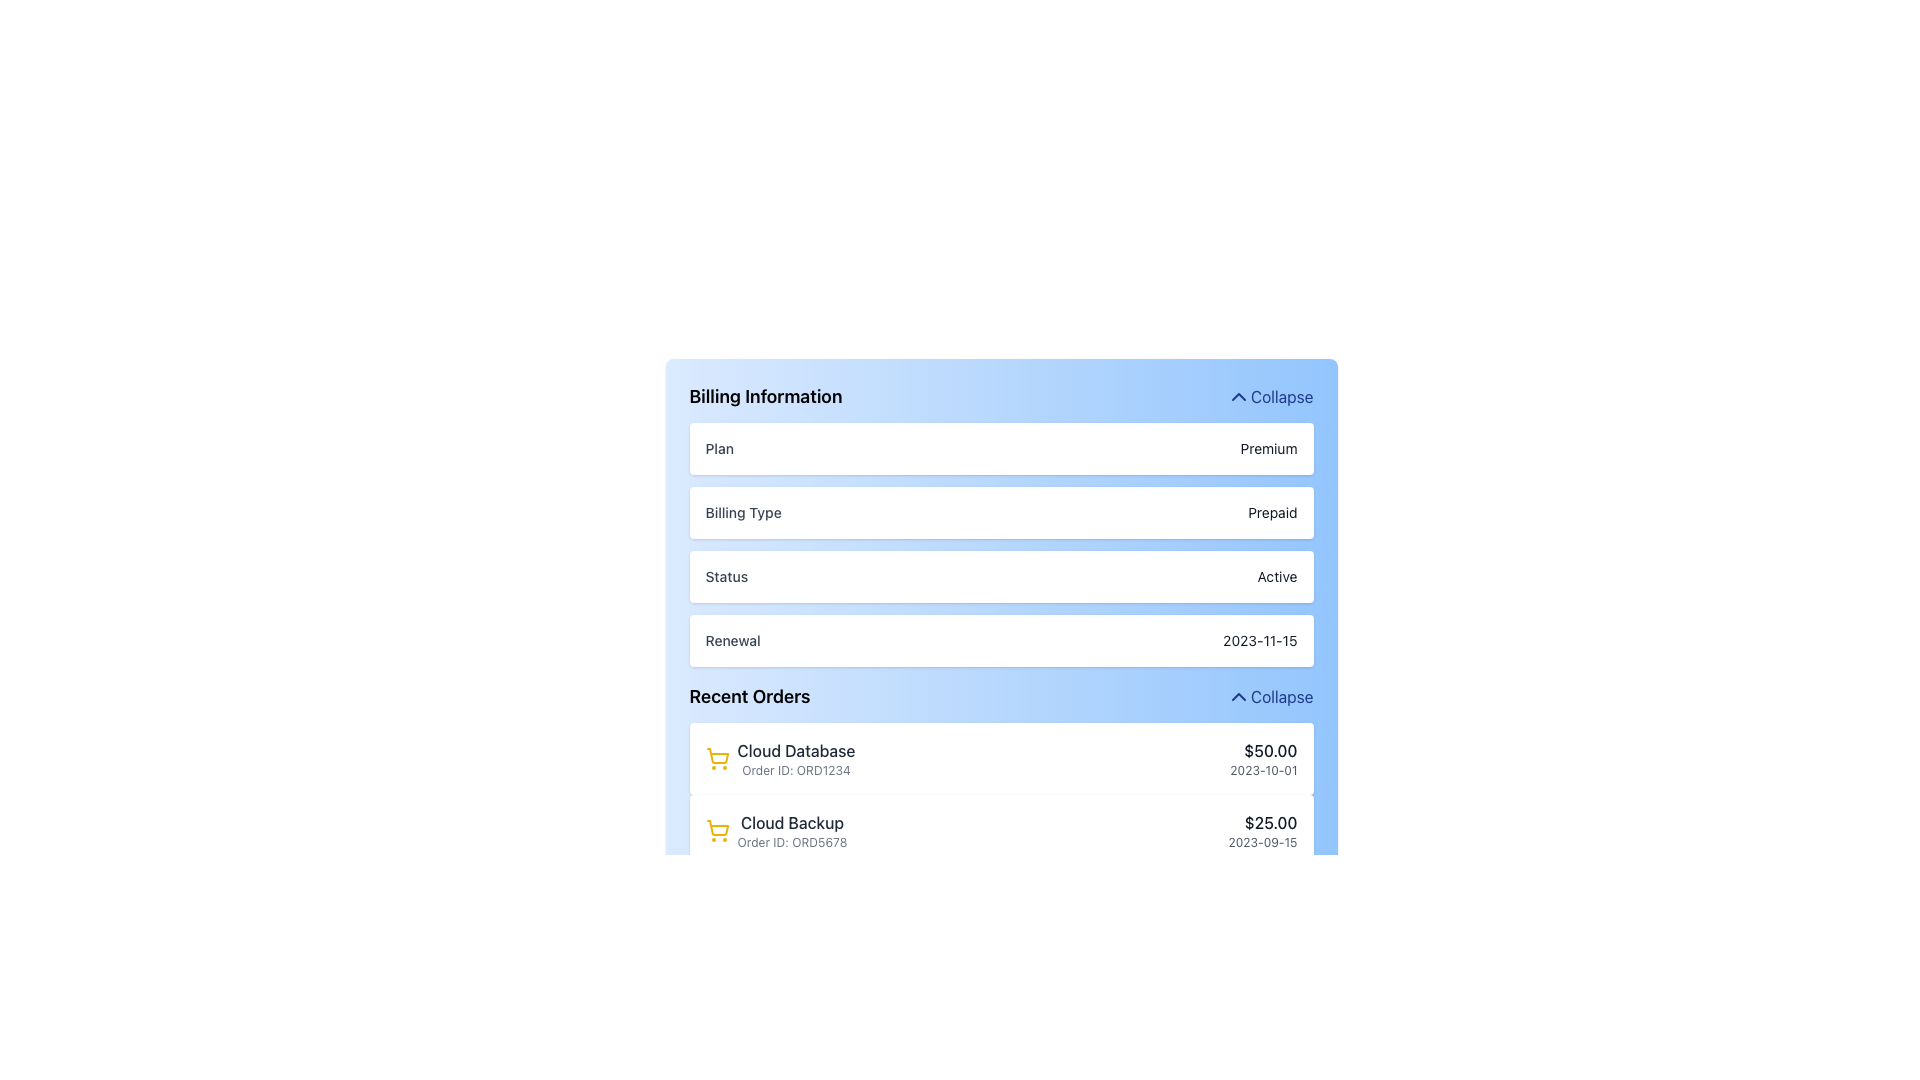  What do you see at coordinates (1269, 397) in the screenshot?
I see `the interactive toggleable label with an icon located at the top-right corner of the 'Billing Information' section` at bounding box center [1269, 397].